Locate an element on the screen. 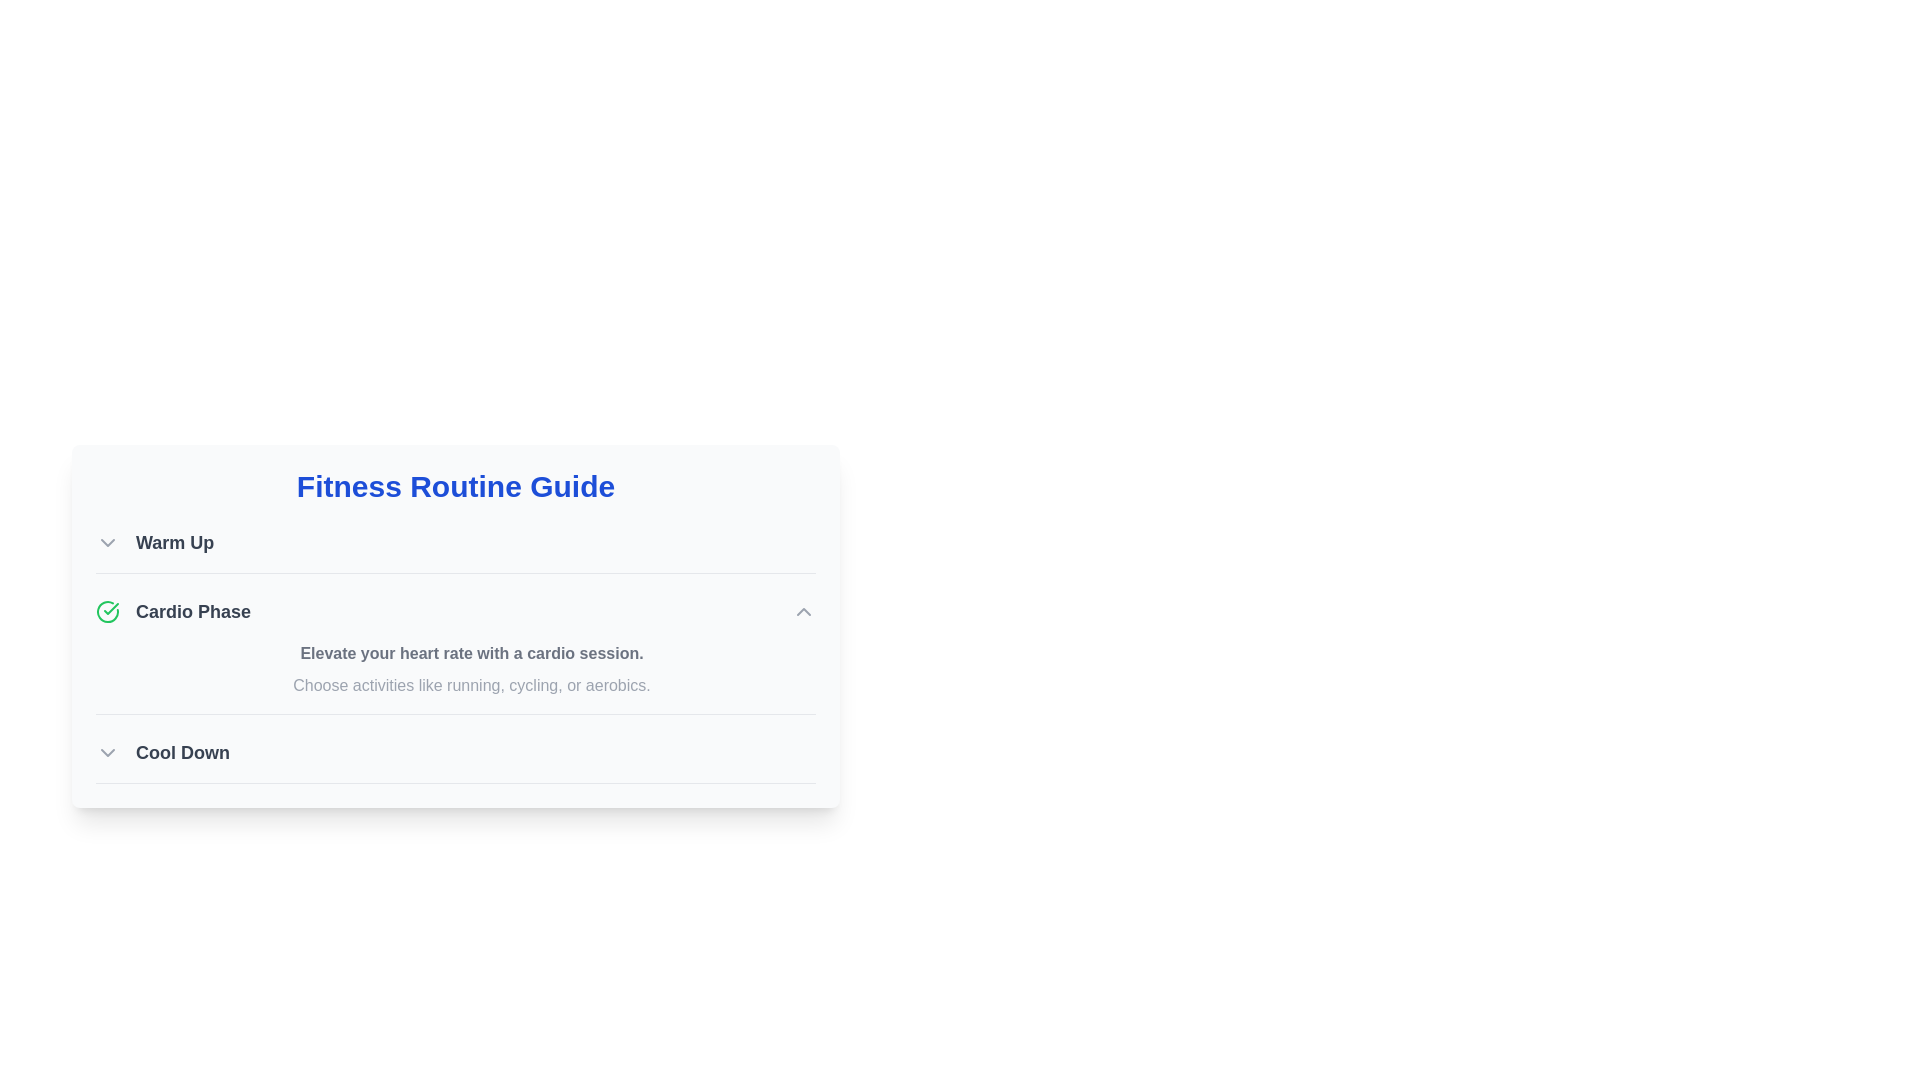 This screenshot has width=1920, height=1080. the 'Cardio Phase' text label, which is bold and large-sized in dark gray font is located at coordinates (193, 611).